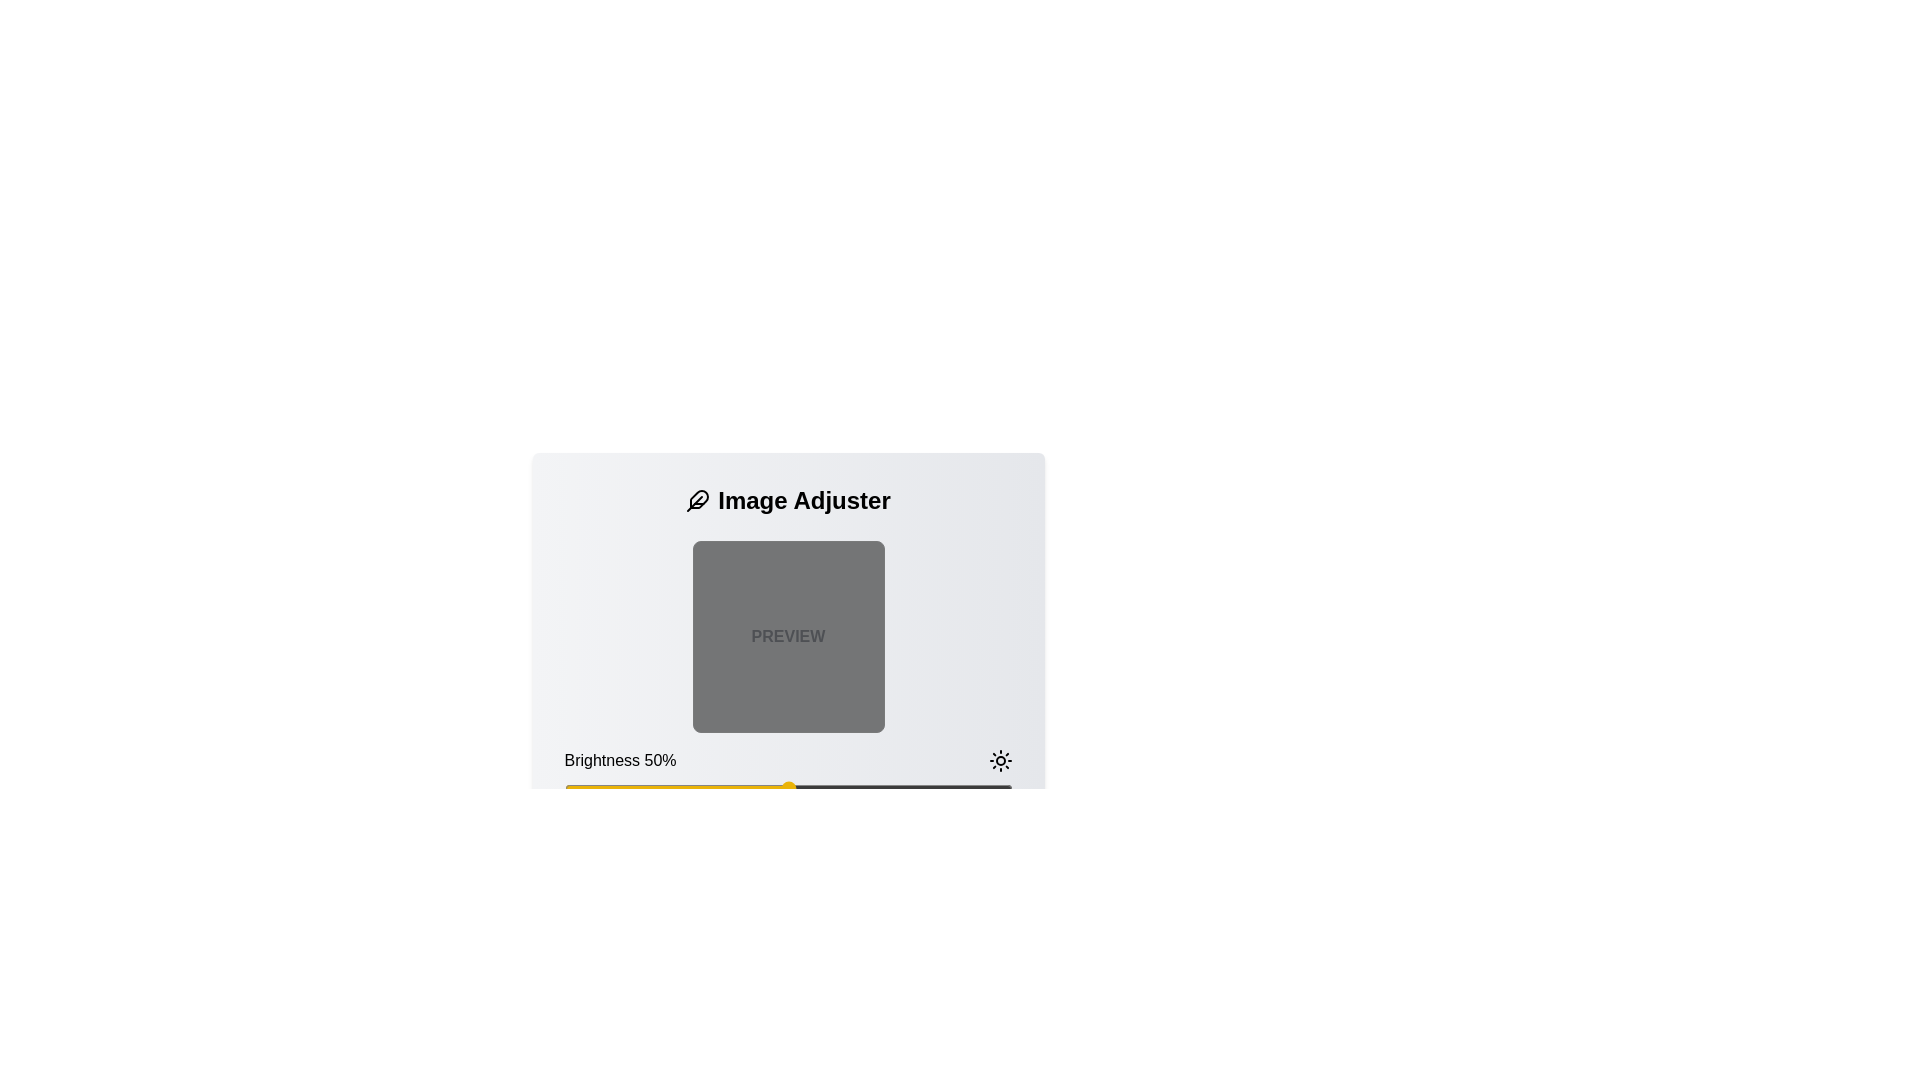 This screenshot has height=1080, width=1920. I want to click on the Preview box located within the 'Image Adjuster' panel, which displays adjustments or effects applied to an image, so click(787, 682).